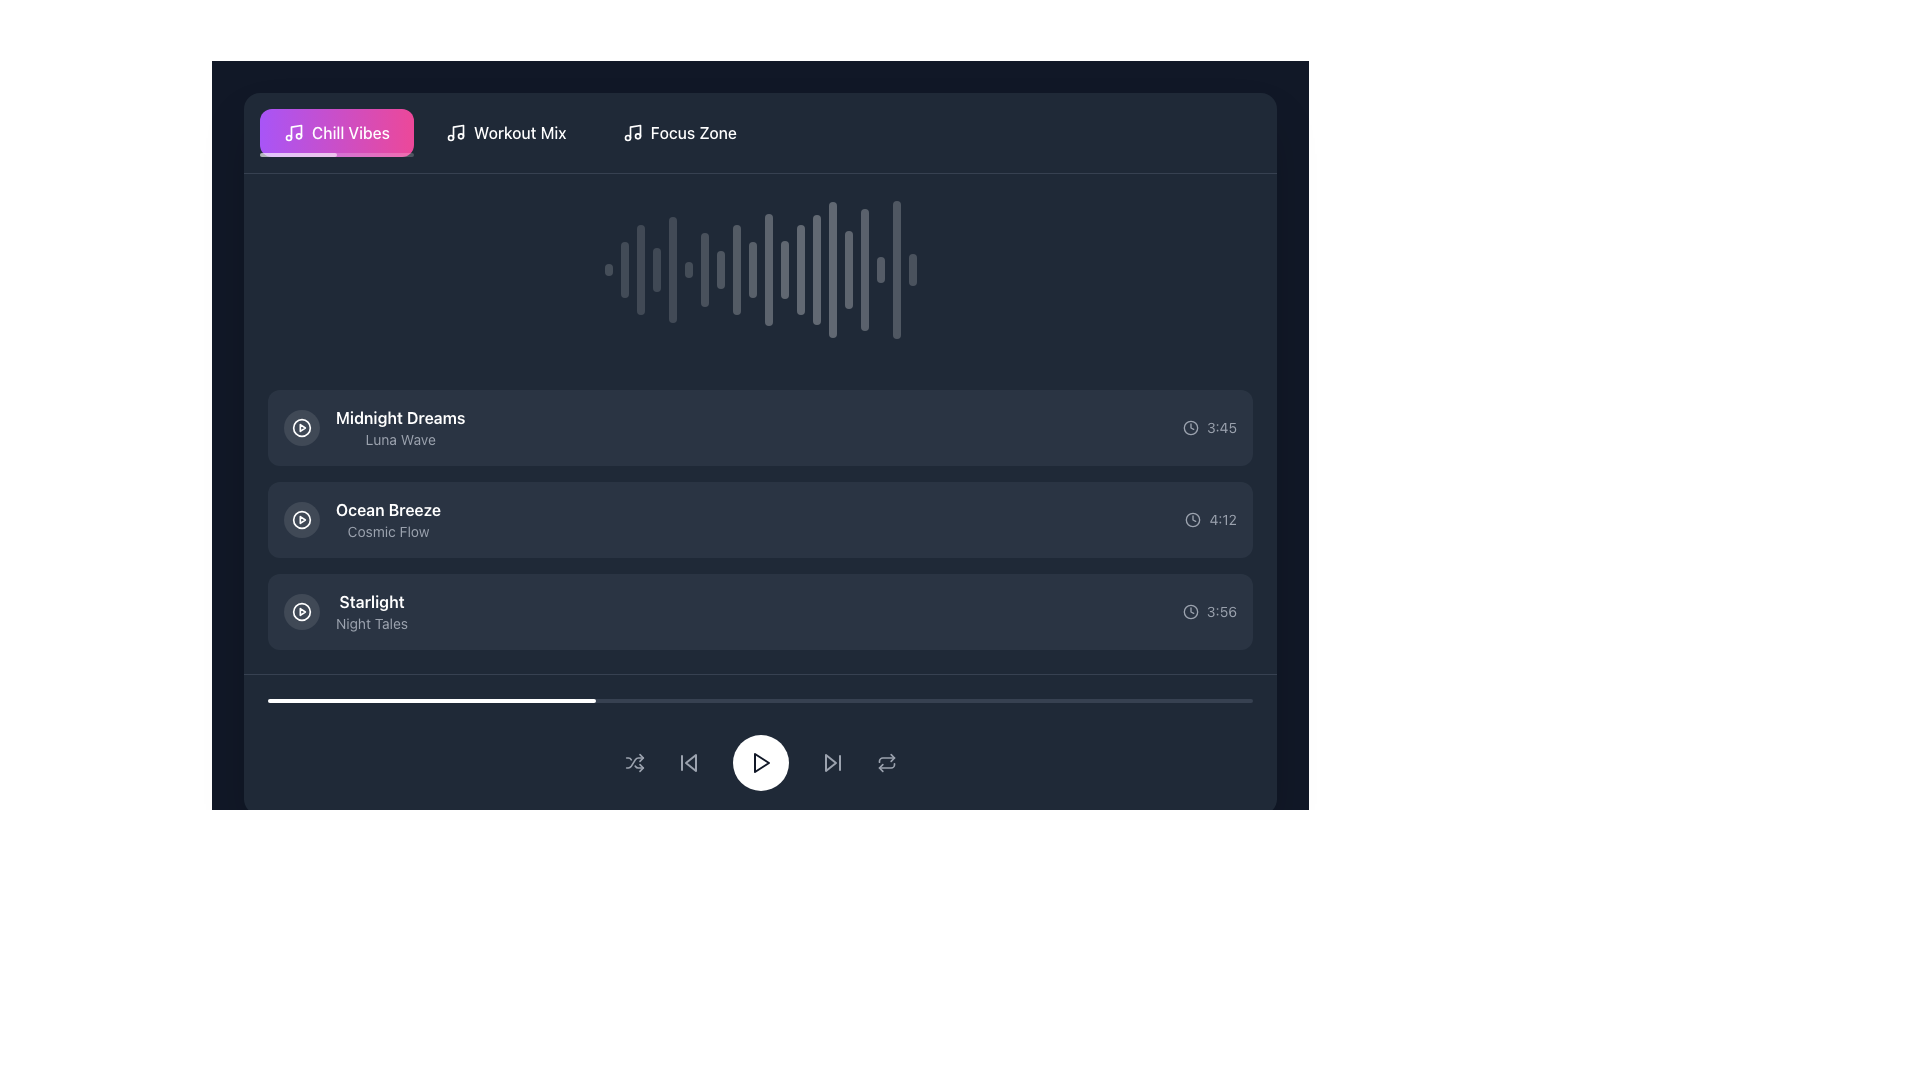 The image size is (1920, 1080). Describe the element at coordinates (816, 270) in the screenshot. I see `the fourteenth vertical bar in the audio visualization component, which is styled with a semi-transparent white color and has a pulsating animation effect` at that location.